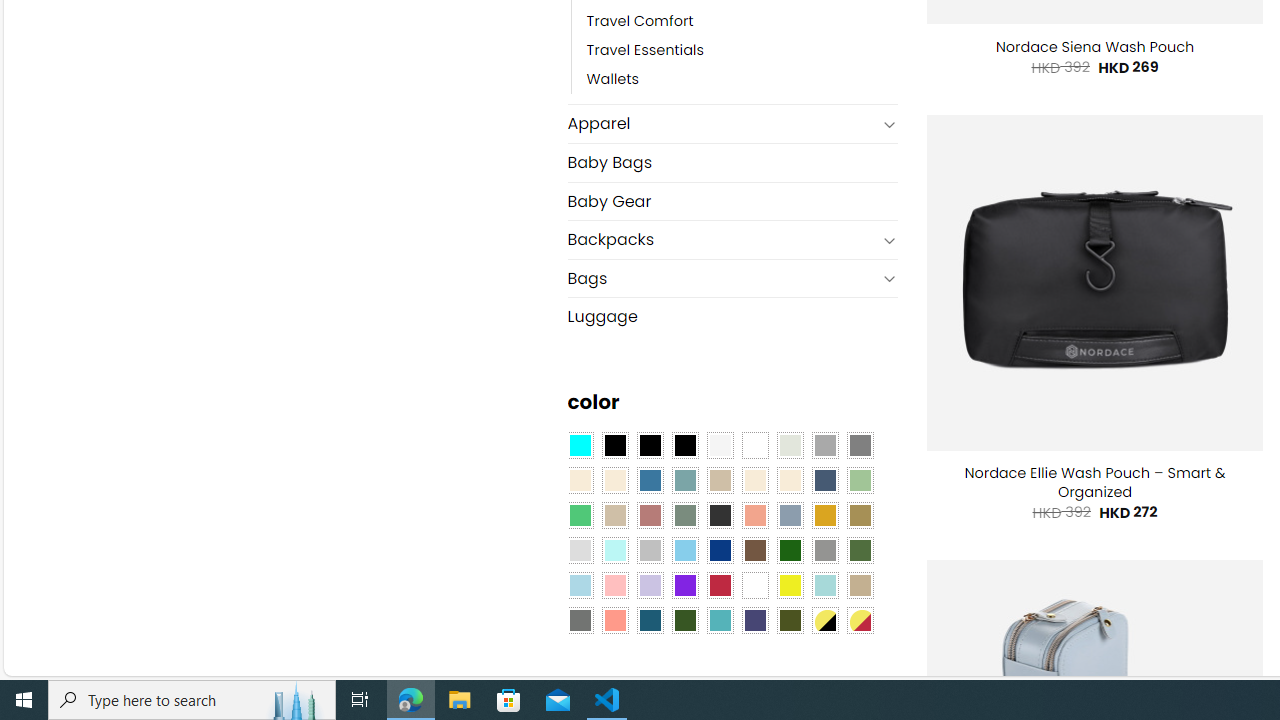  I want to click on 'Black-Brown', so click(684, 443).